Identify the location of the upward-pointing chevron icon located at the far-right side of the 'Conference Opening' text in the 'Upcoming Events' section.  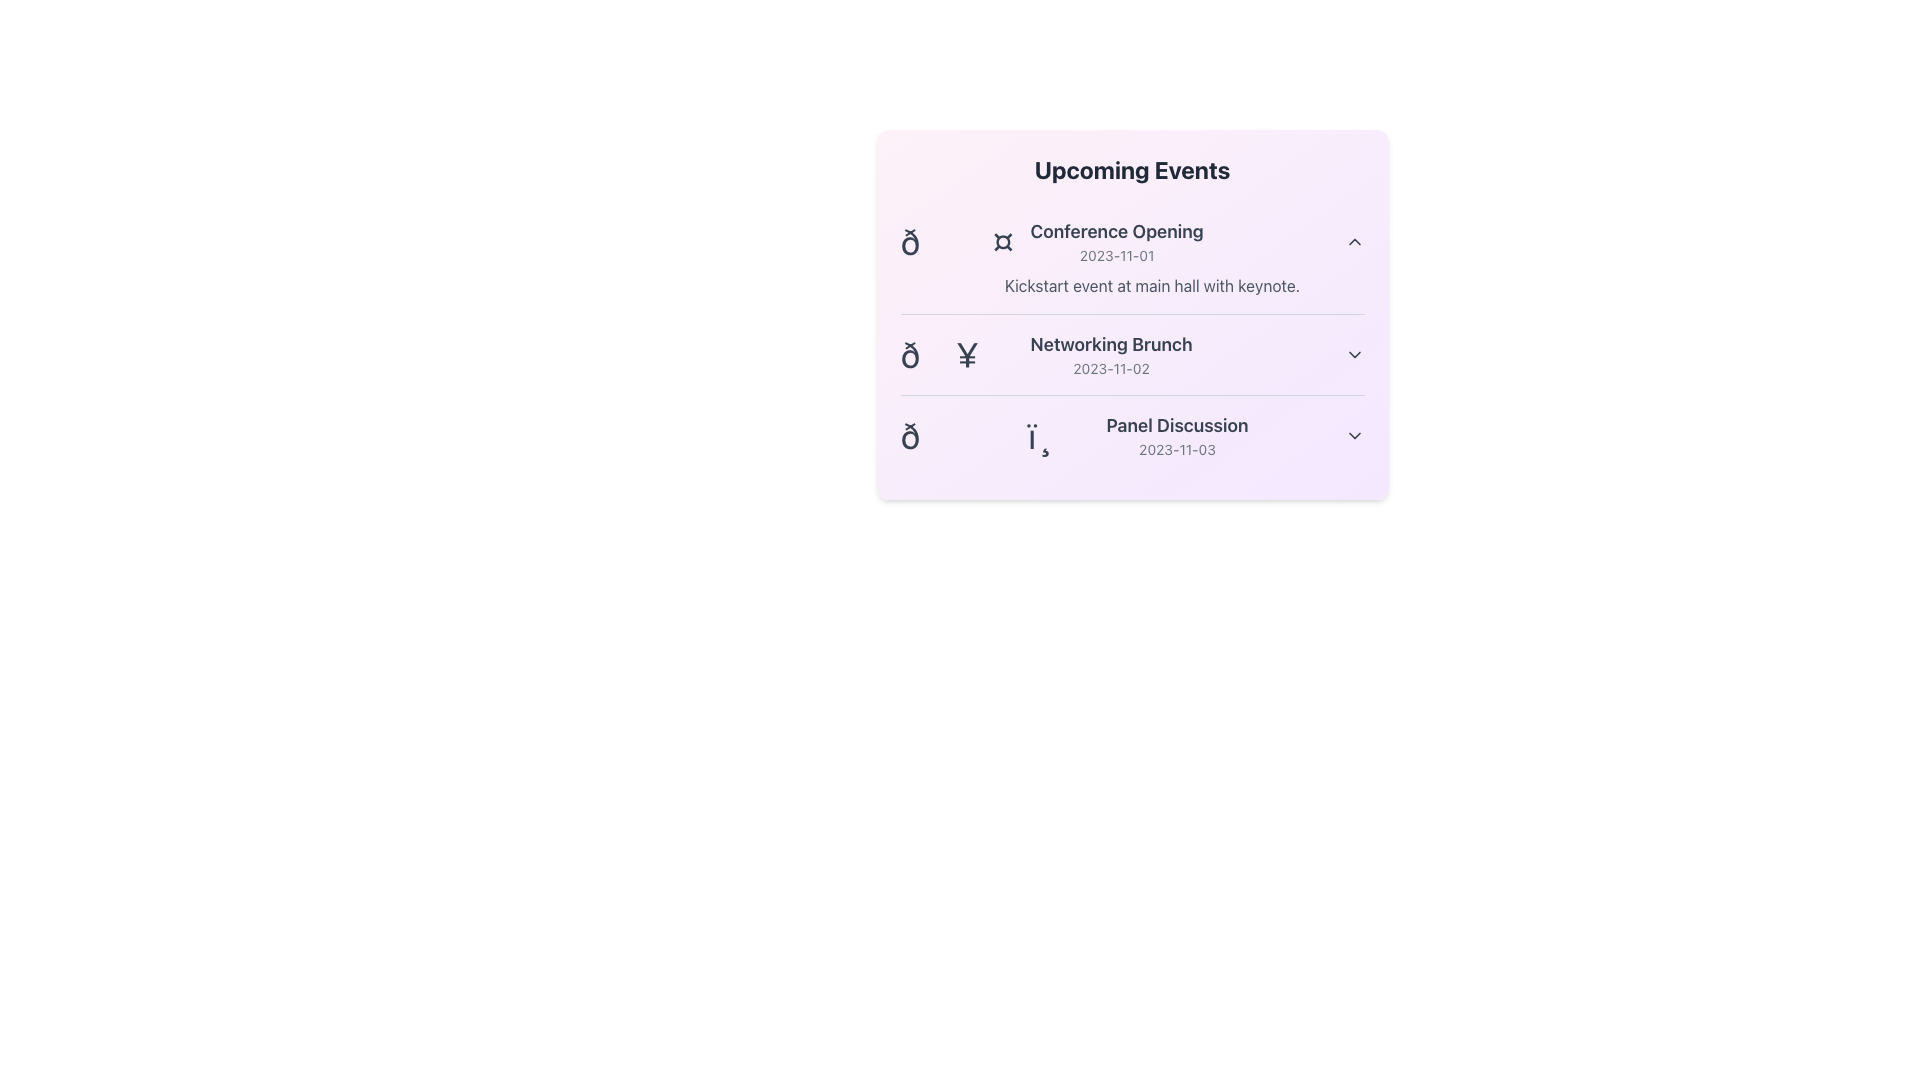
(1354, 241).